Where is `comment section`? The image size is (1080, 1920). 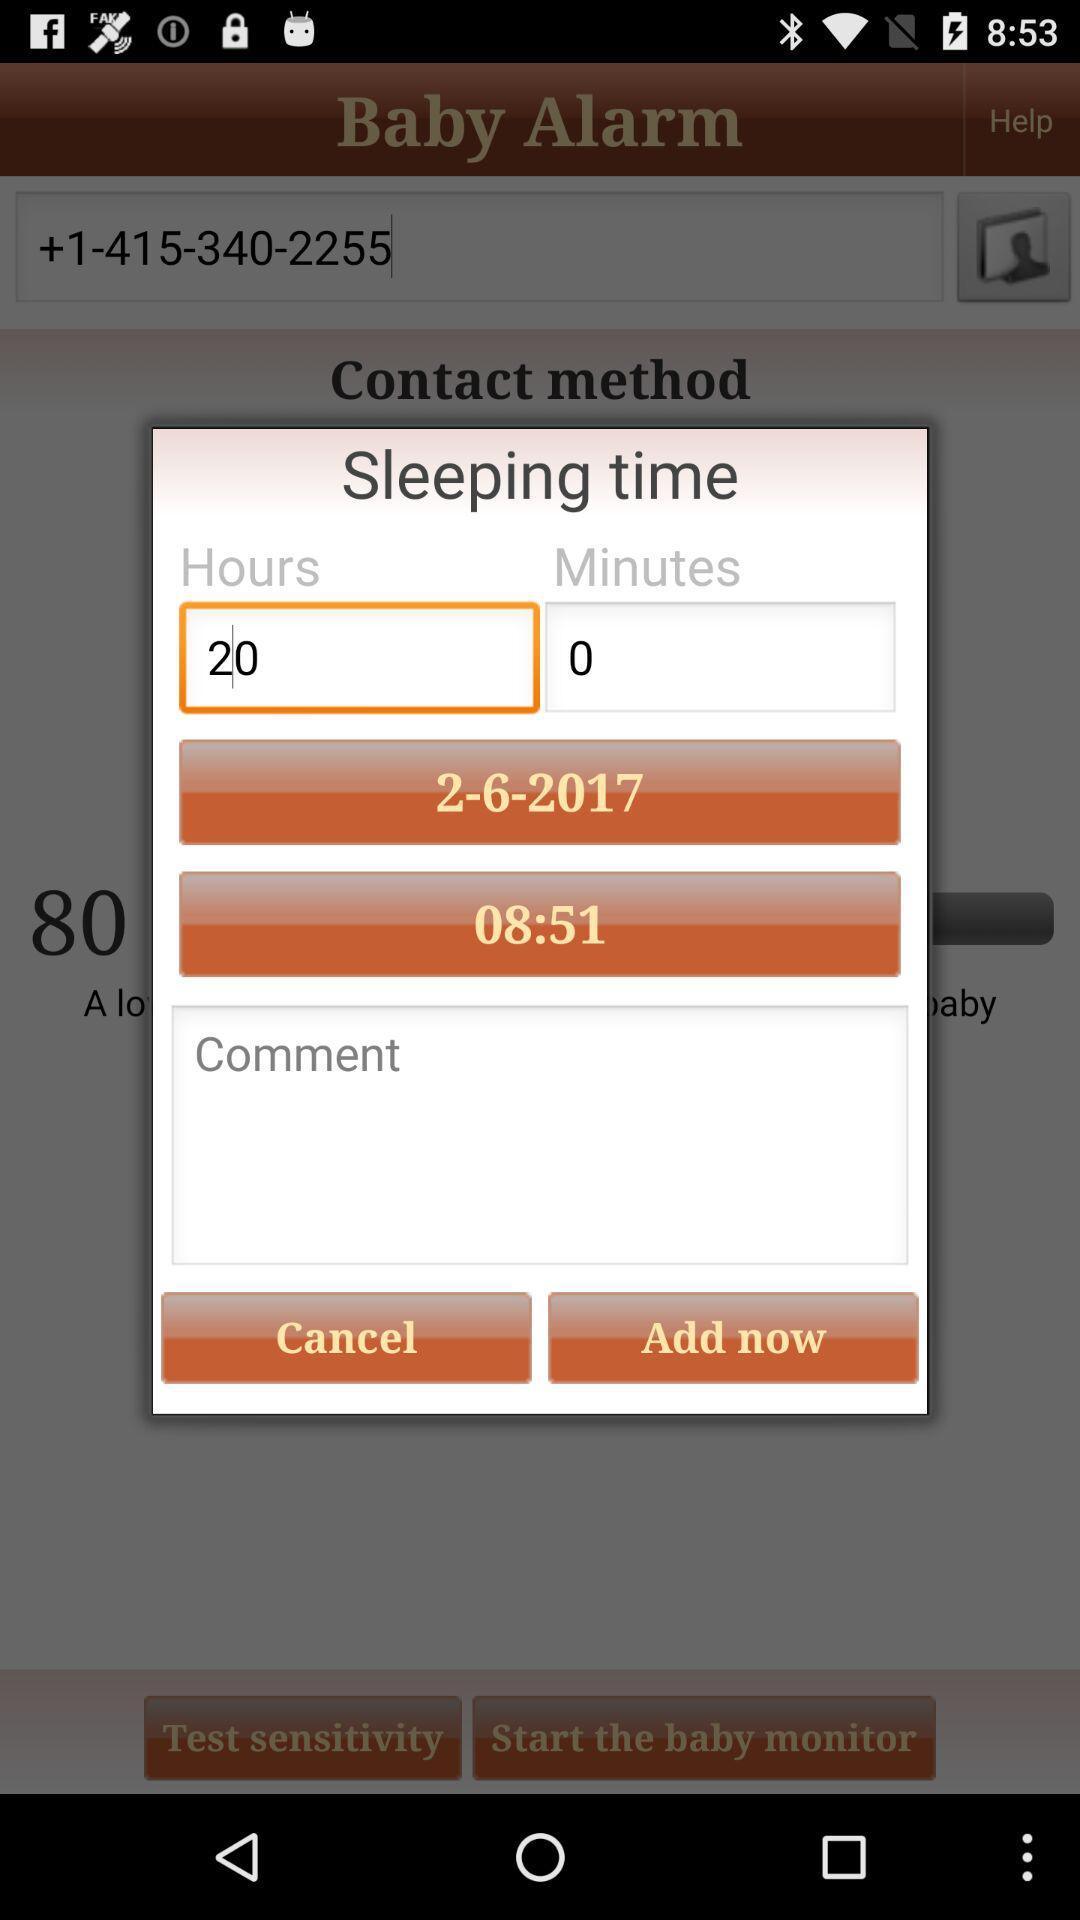
comment section is located at coordinates (540, 1141).